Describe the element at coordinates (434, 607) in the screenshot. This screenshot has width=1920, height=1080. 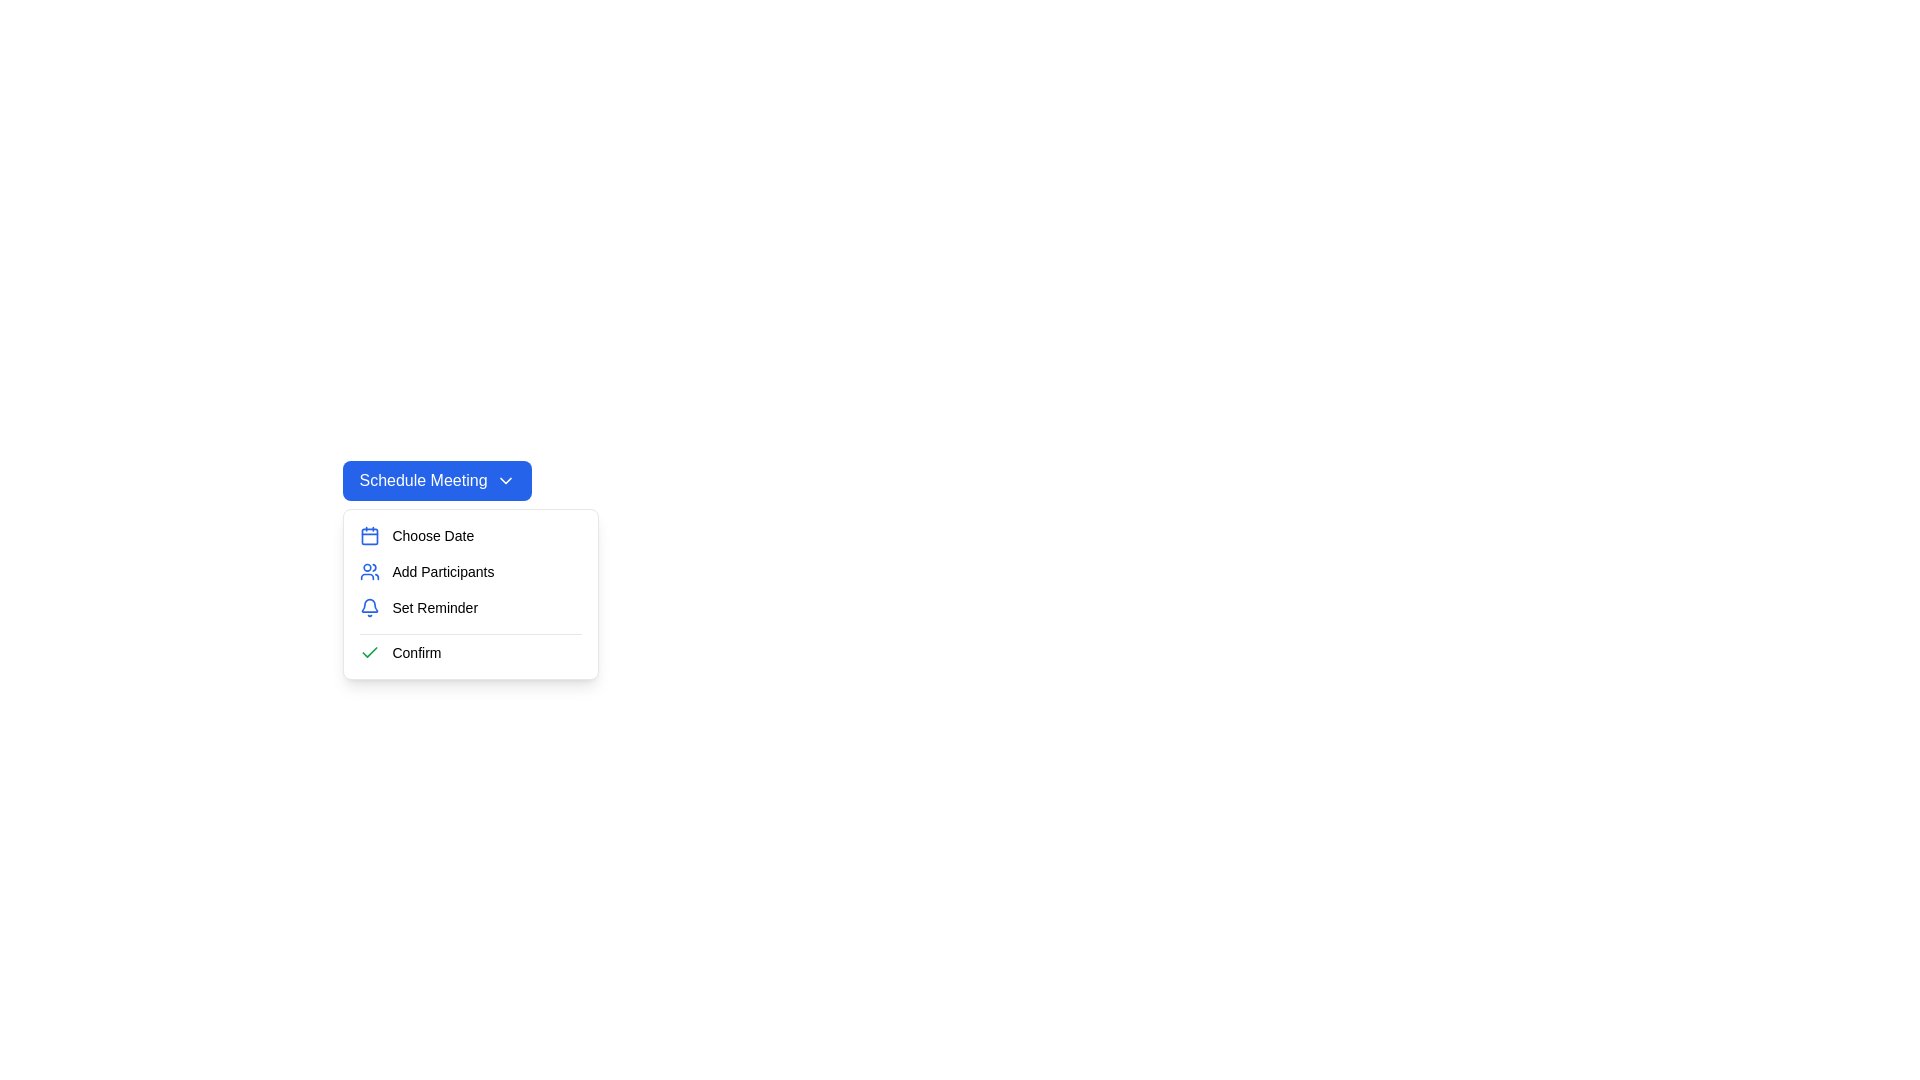
I see `the 'Set Reminder' label area located in the dropdown menu 'Schedule Meeting'` at that location.